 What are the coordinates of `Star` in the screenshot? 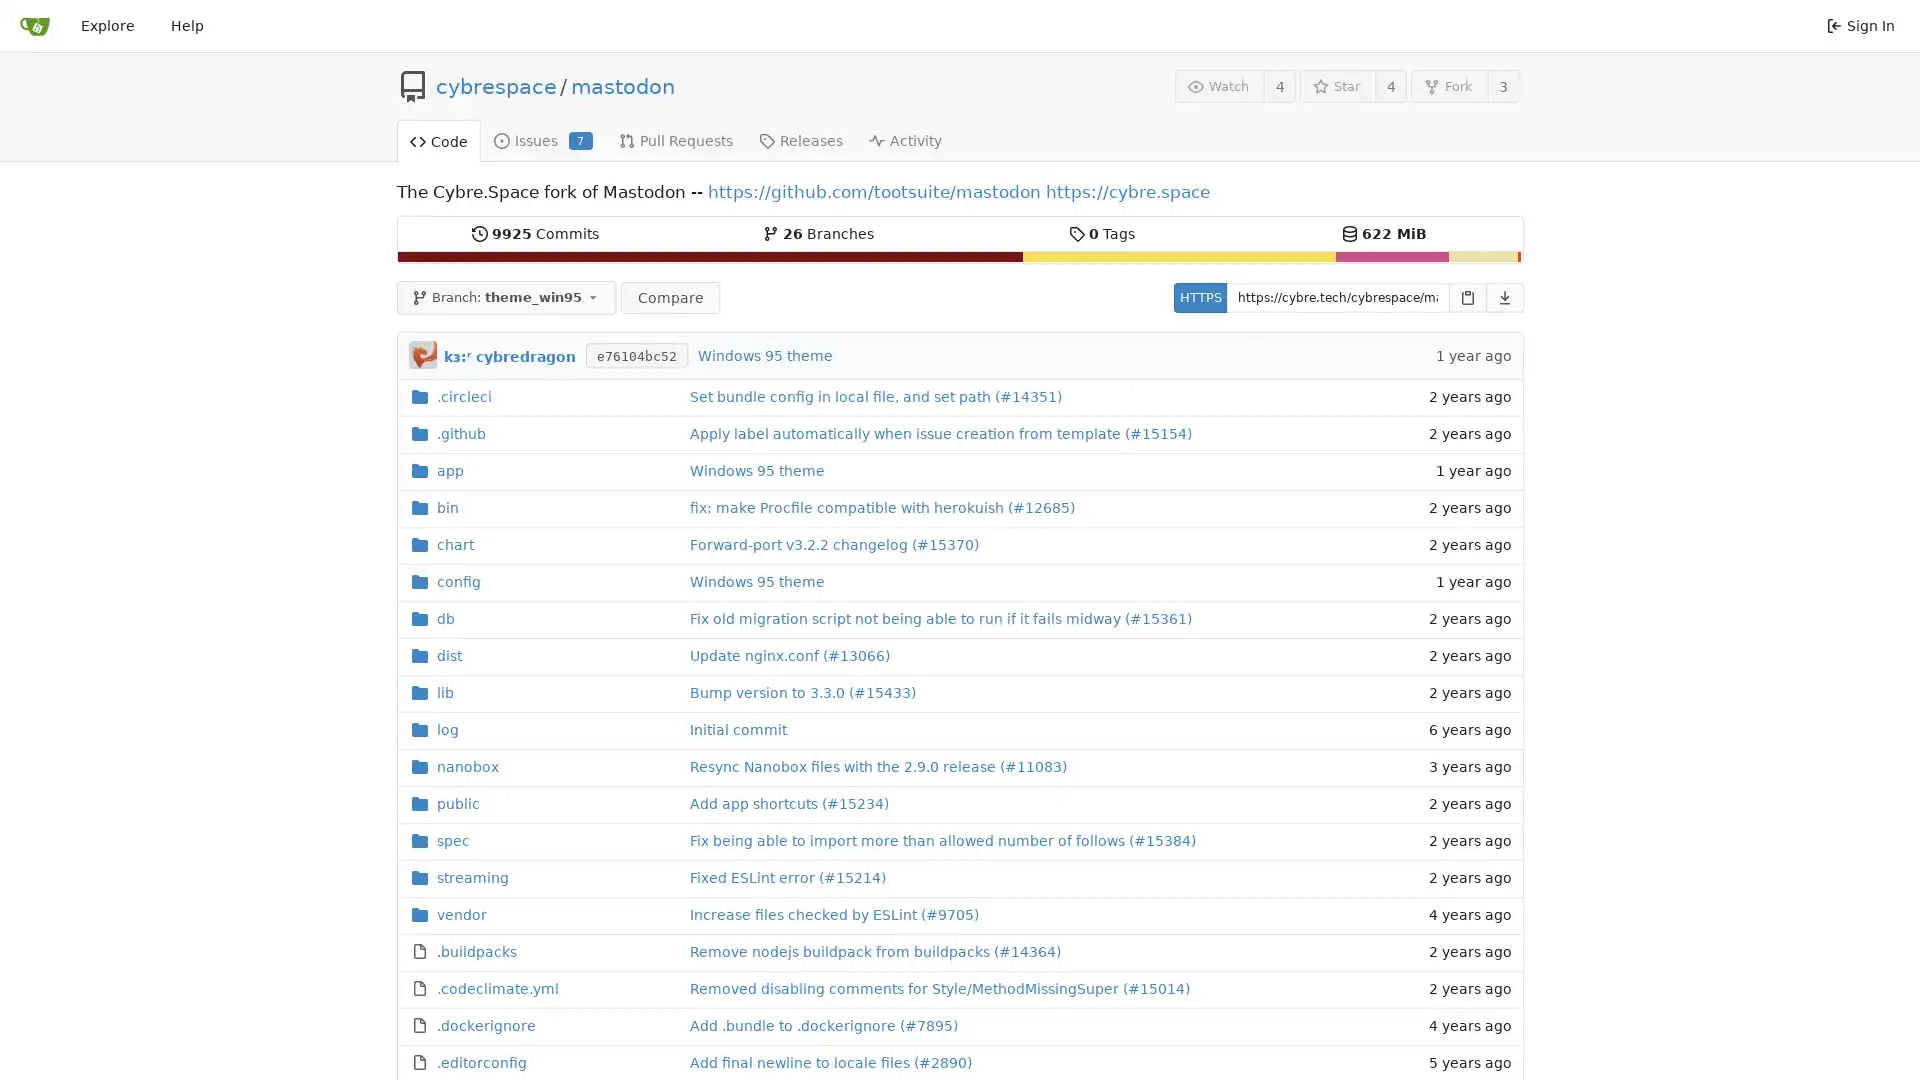 It's located at (1337, 85).